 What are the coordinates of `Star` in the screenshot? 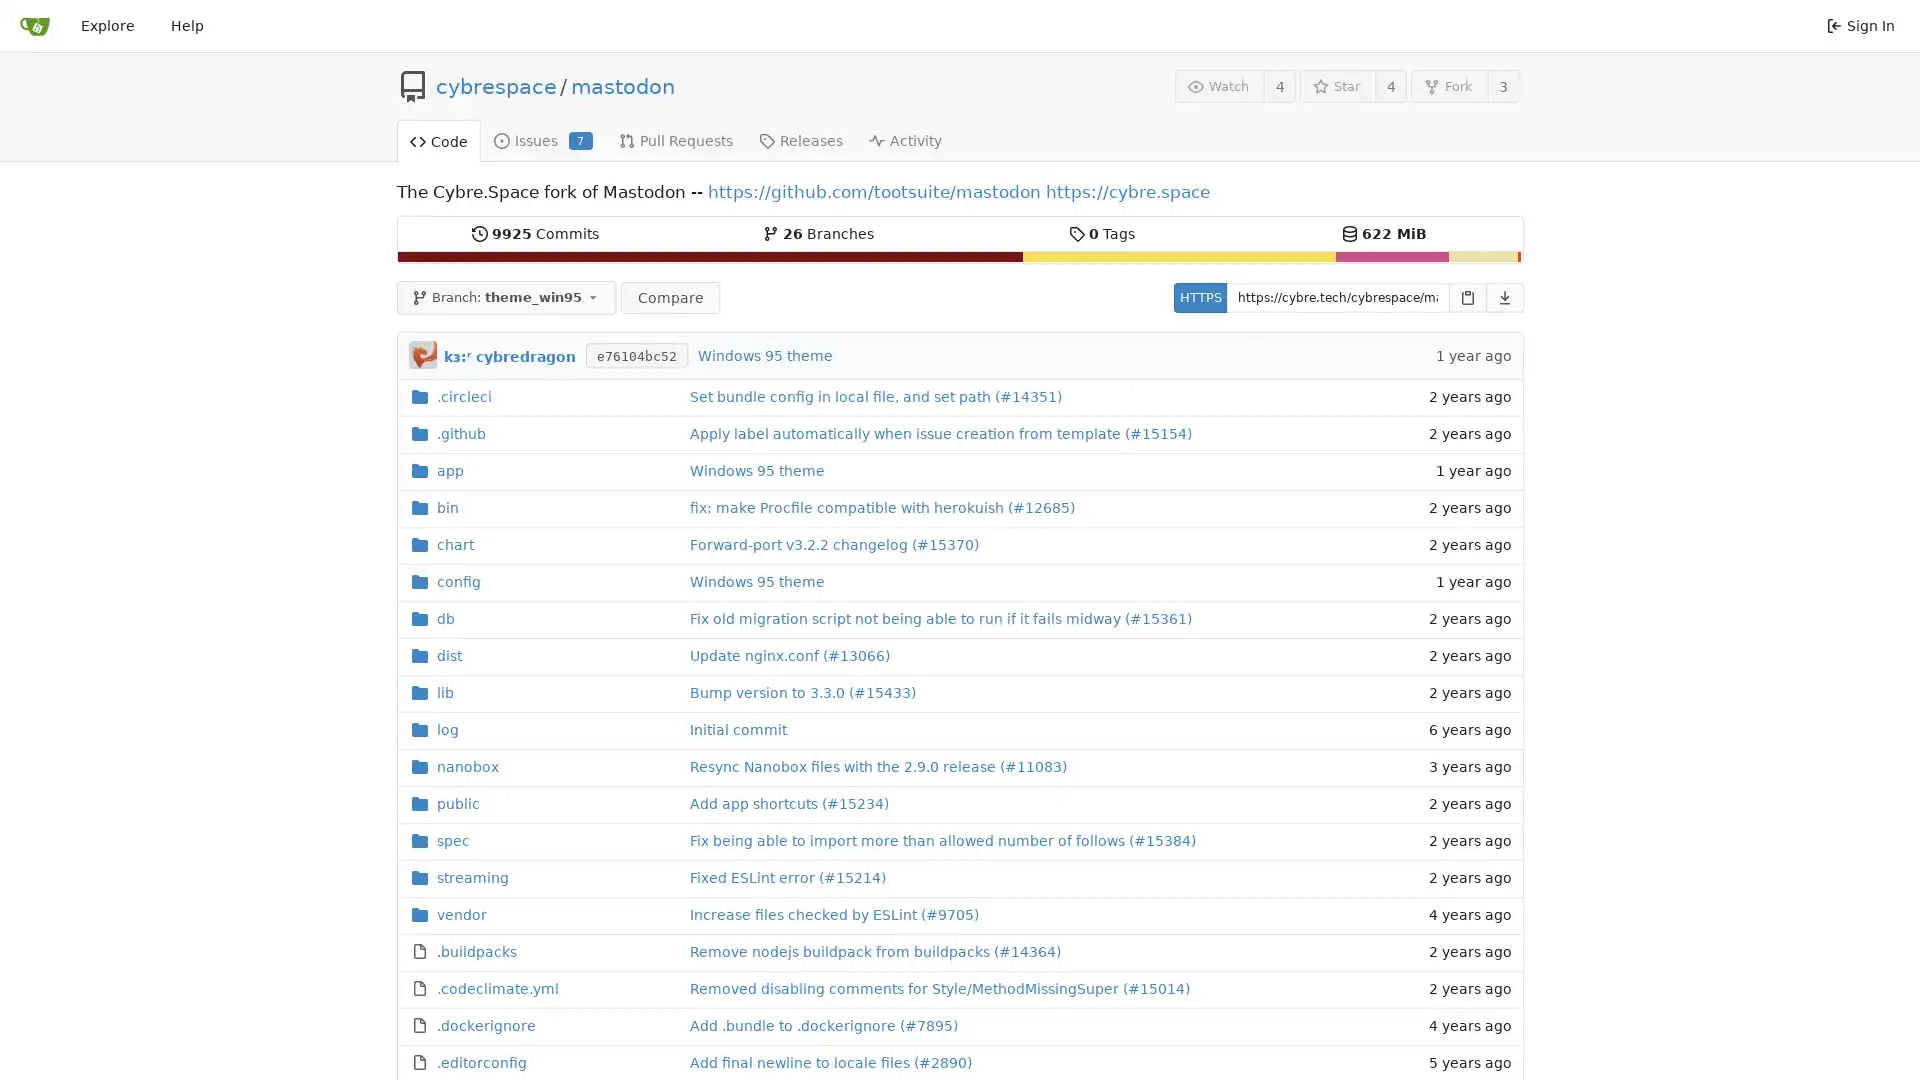 It's located at (1337, 85).